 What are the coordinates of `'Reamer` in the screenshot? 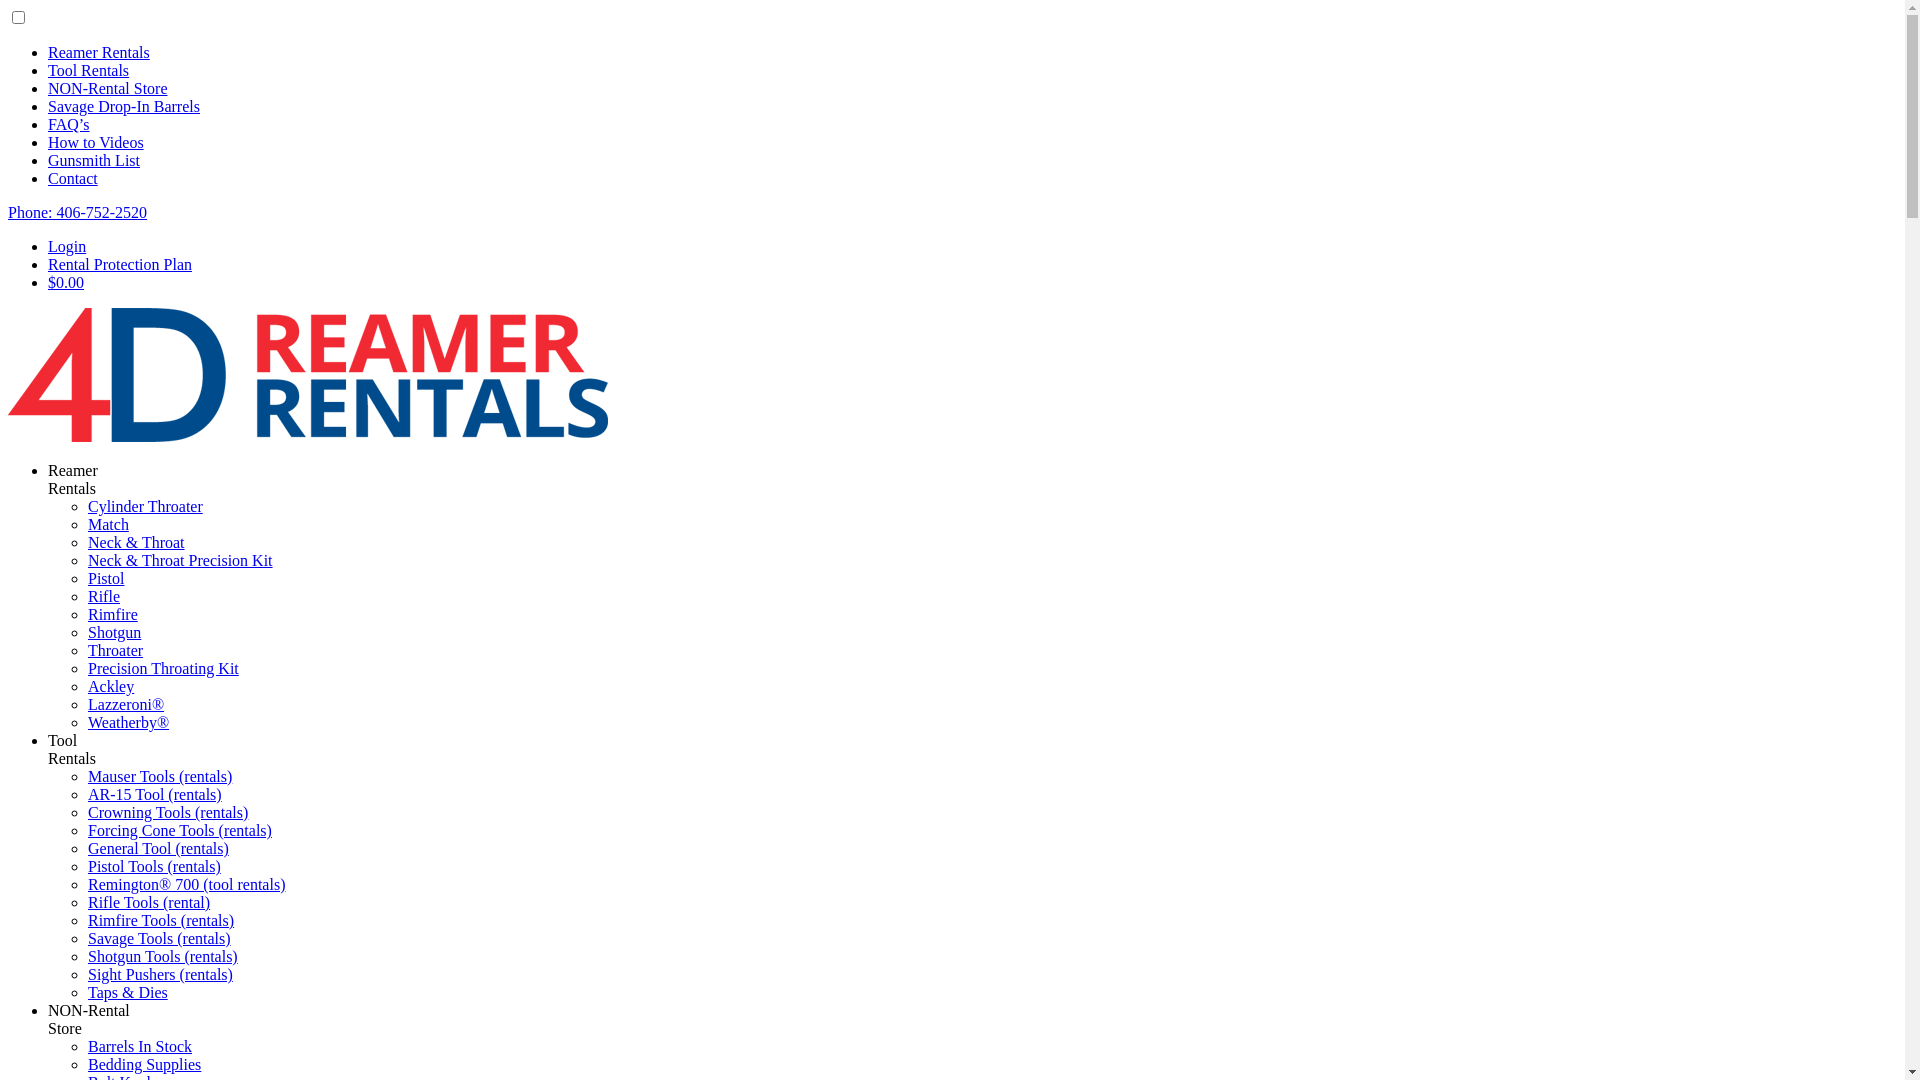 It's located at (48, 479).